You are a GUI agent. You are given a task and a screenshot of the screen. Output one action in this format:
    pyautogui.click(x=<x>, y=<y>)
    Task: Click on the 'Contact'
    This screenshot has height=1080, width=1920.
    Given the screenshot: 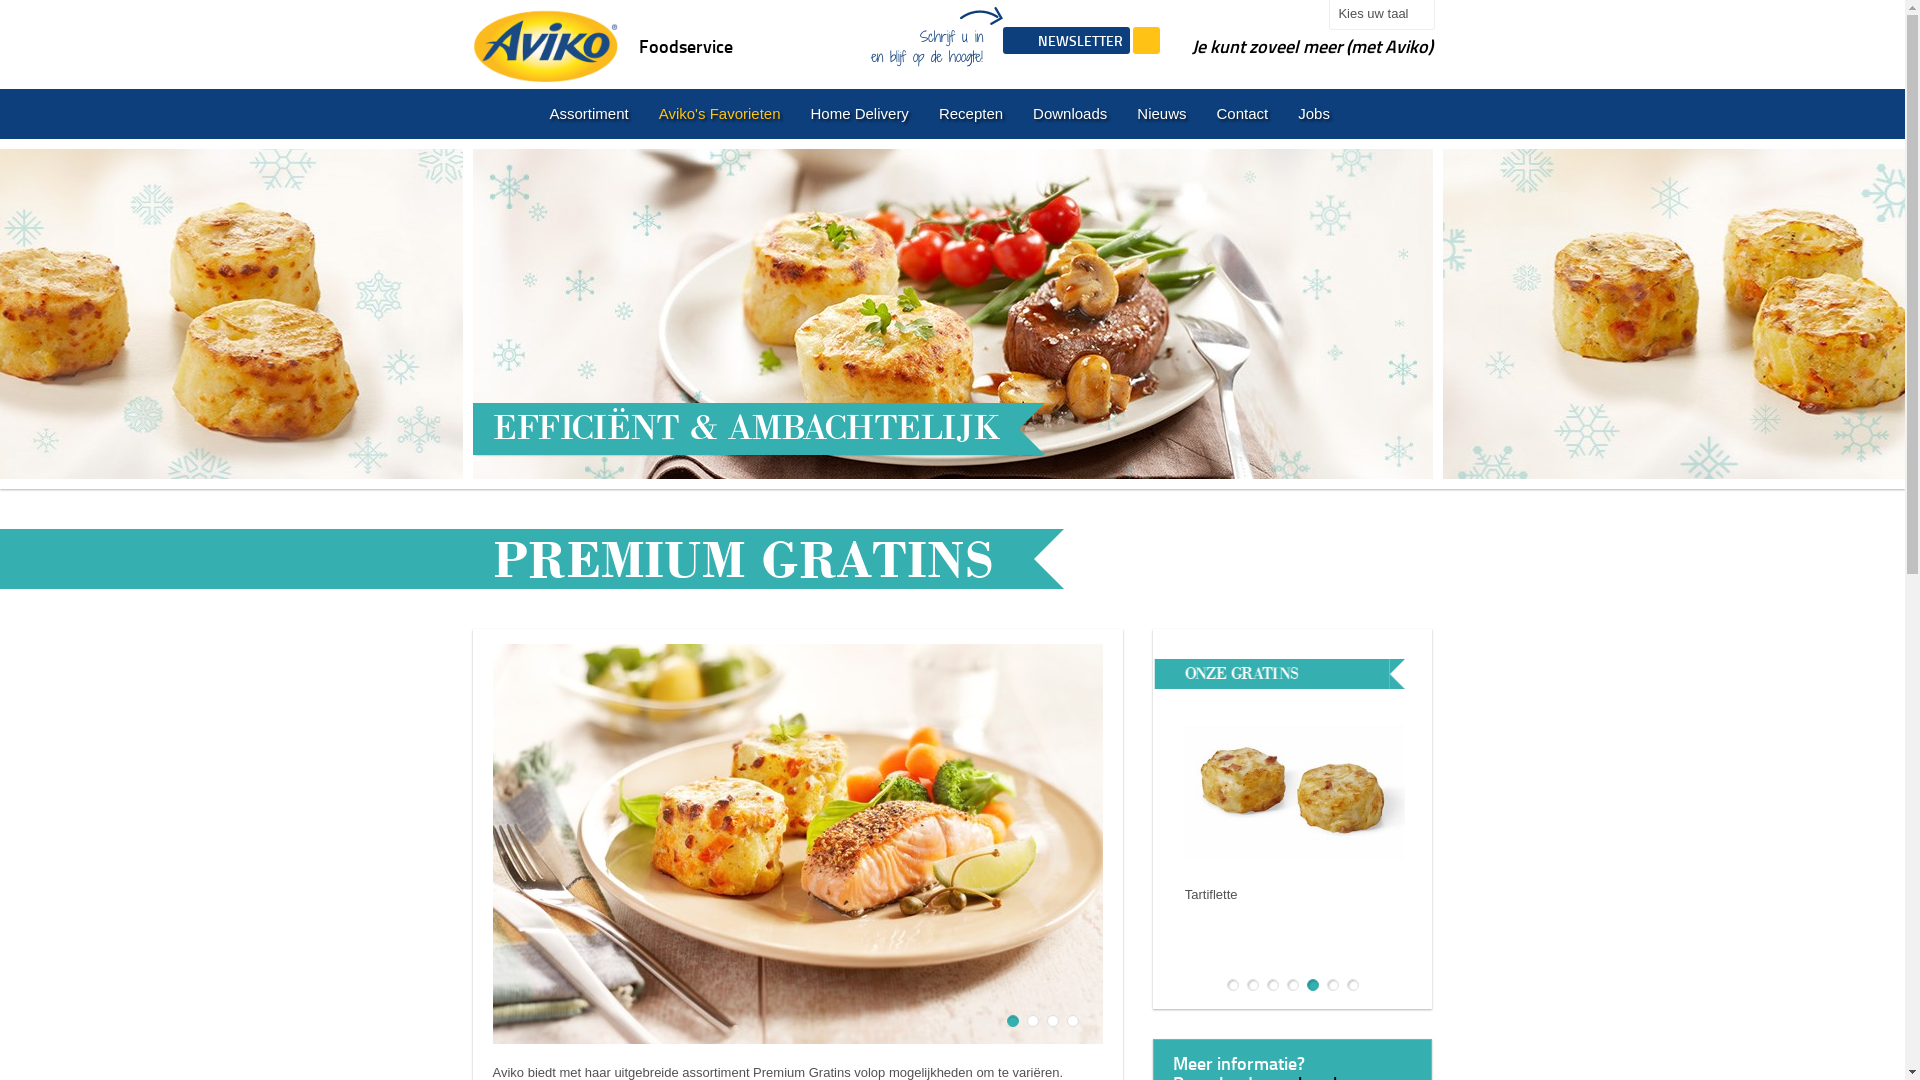 What is the action you would take?
    pyautogui.click(x=1242, y=114)
    